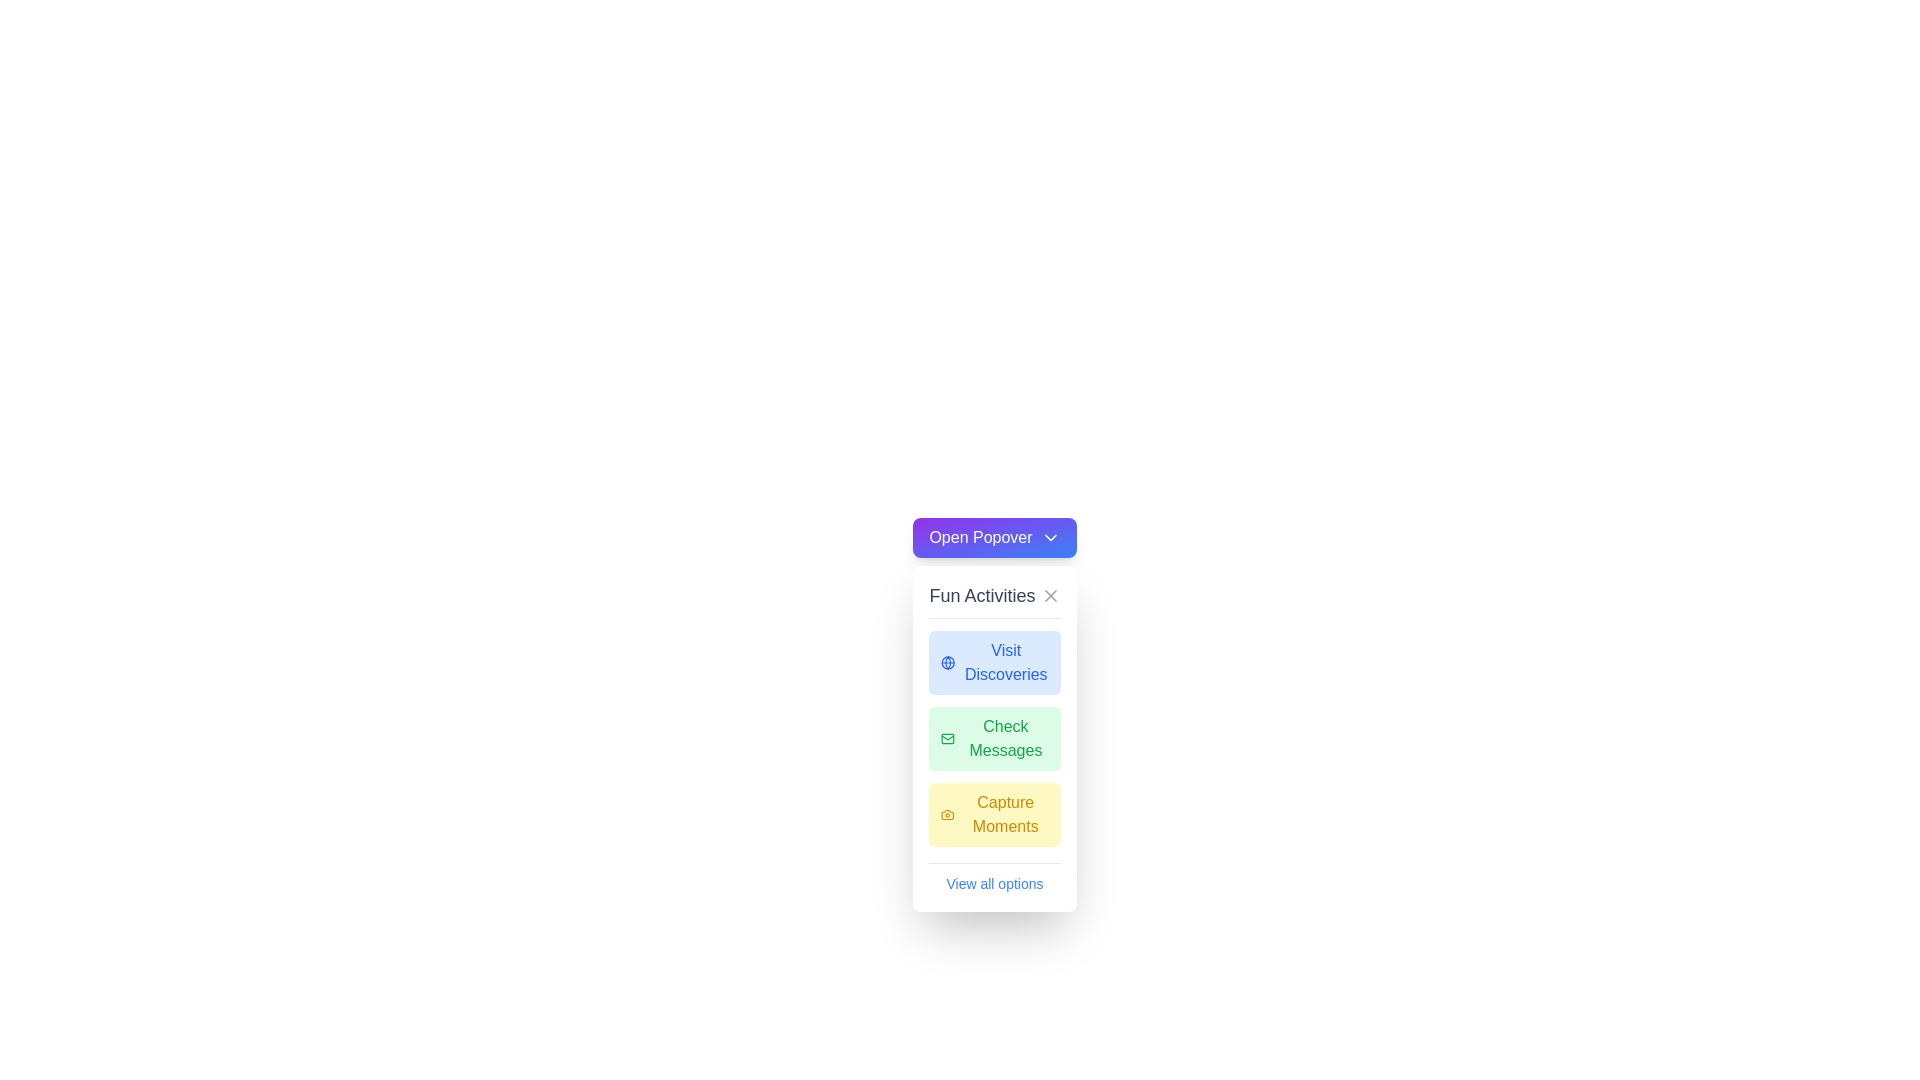 The width and height of the screenshot is (1920, 1080). What do you see at coordinates (994, 739) in the screenshot?
I see `the dropdown menu or popover panel located below the 'Open Popover' button, which provides options for 'Fun Activities' and 'View all options'` at bounding box center [994, 739].